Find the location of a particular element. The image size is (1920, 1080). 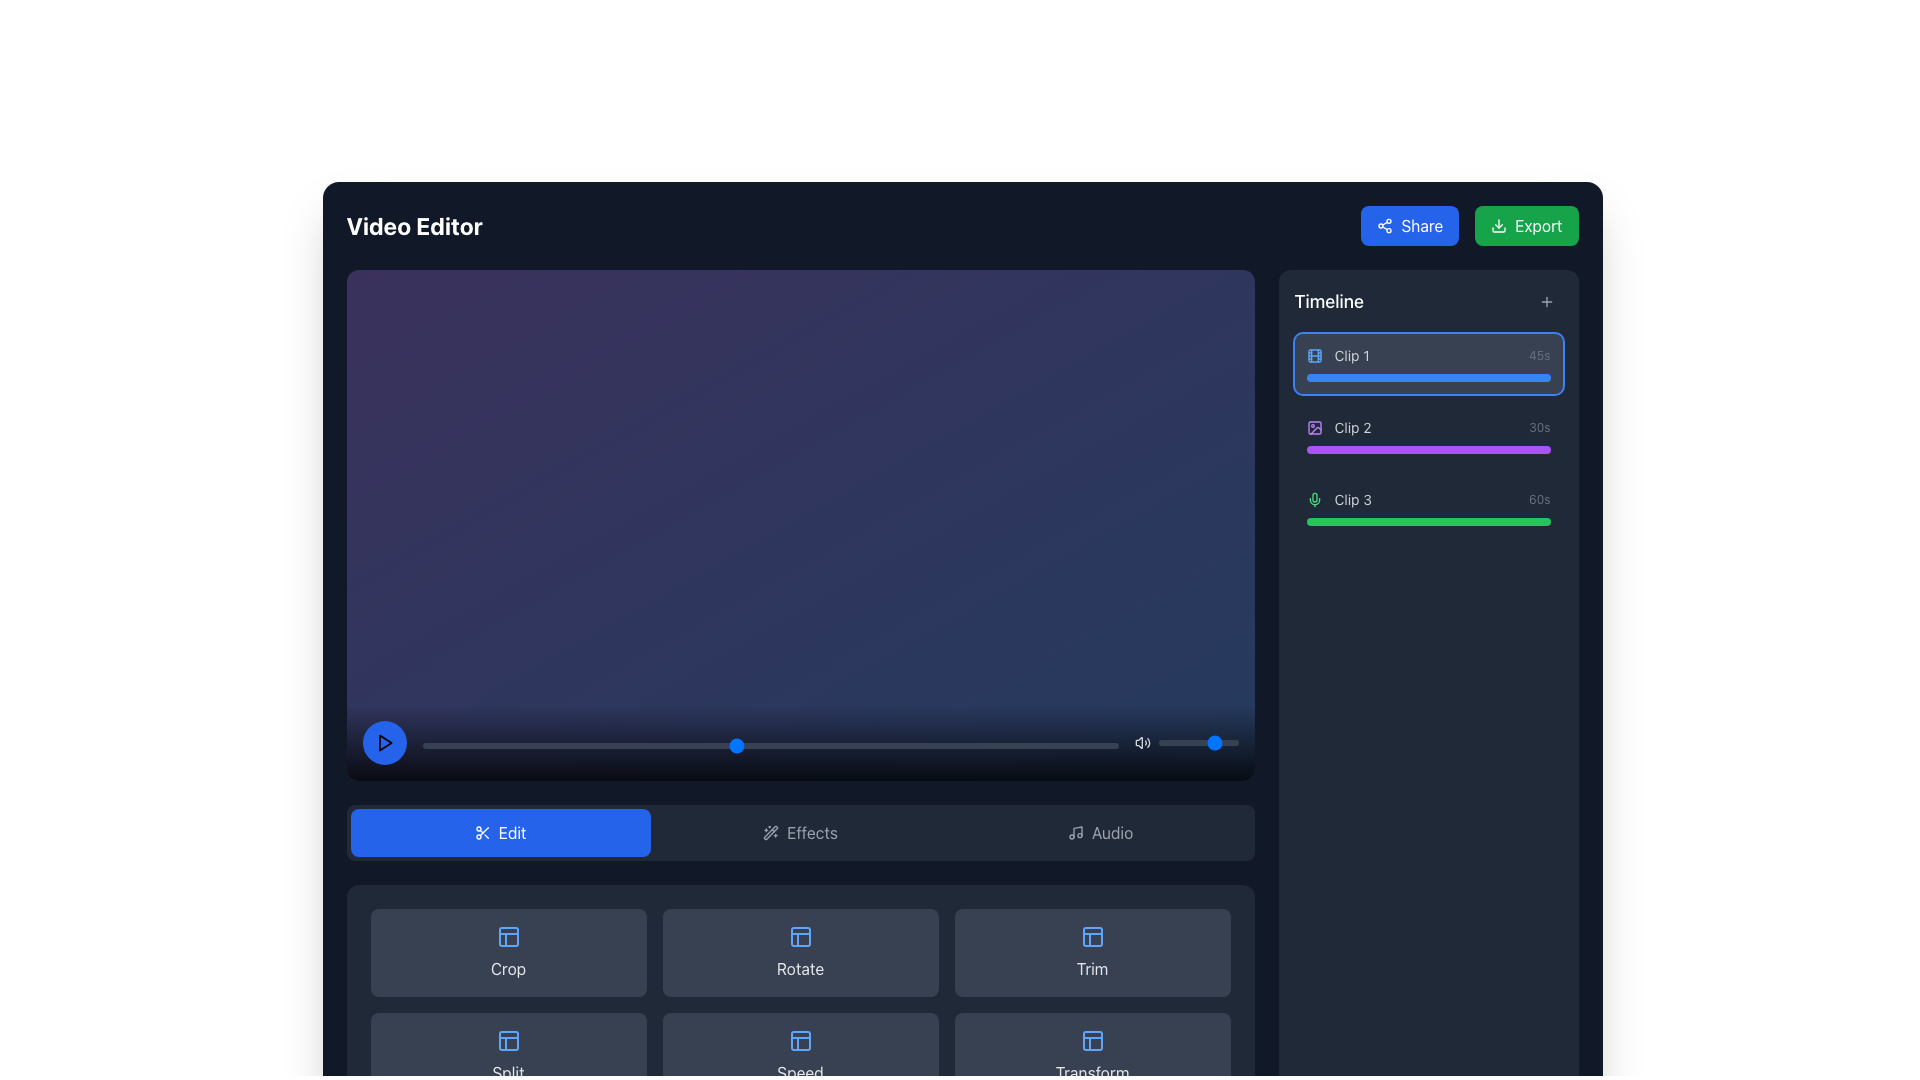

text label associated with the 60-second clip in the Timeline section, positioned to the right of the green microphone icon is located at coordinates (1353, 499).